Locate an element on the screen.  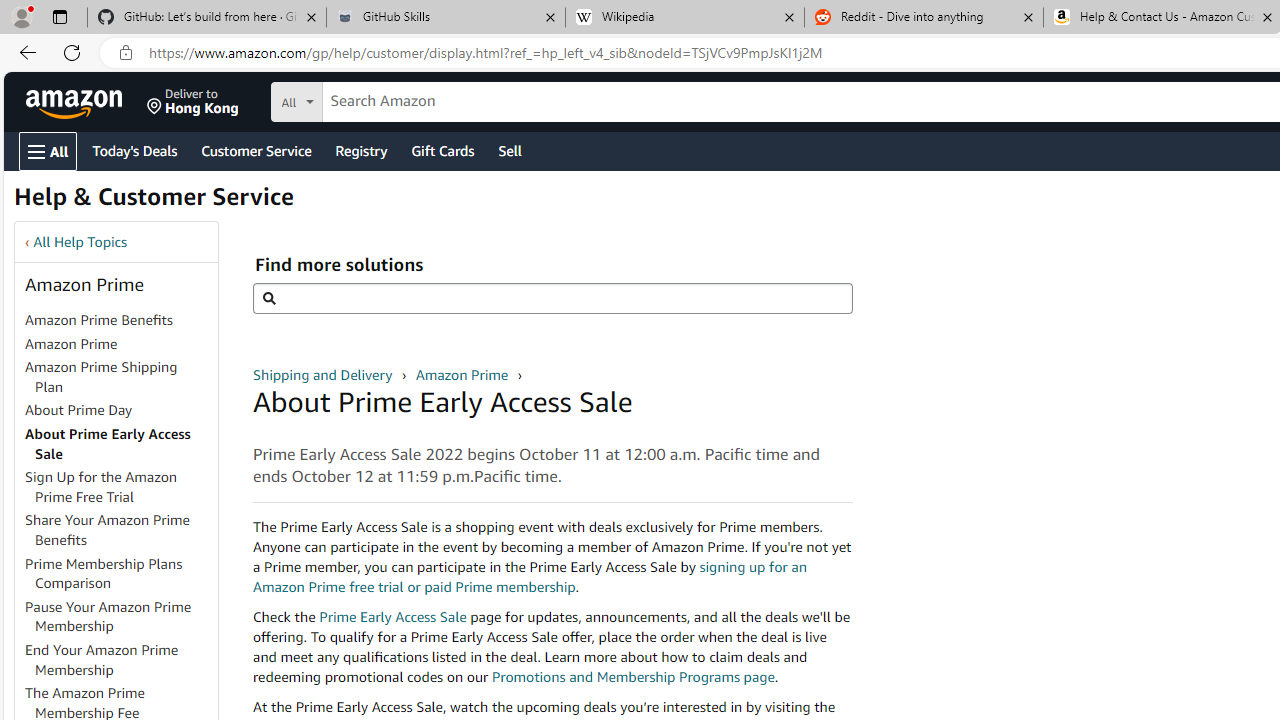
'Search in' is located at coordinates (371, 99).